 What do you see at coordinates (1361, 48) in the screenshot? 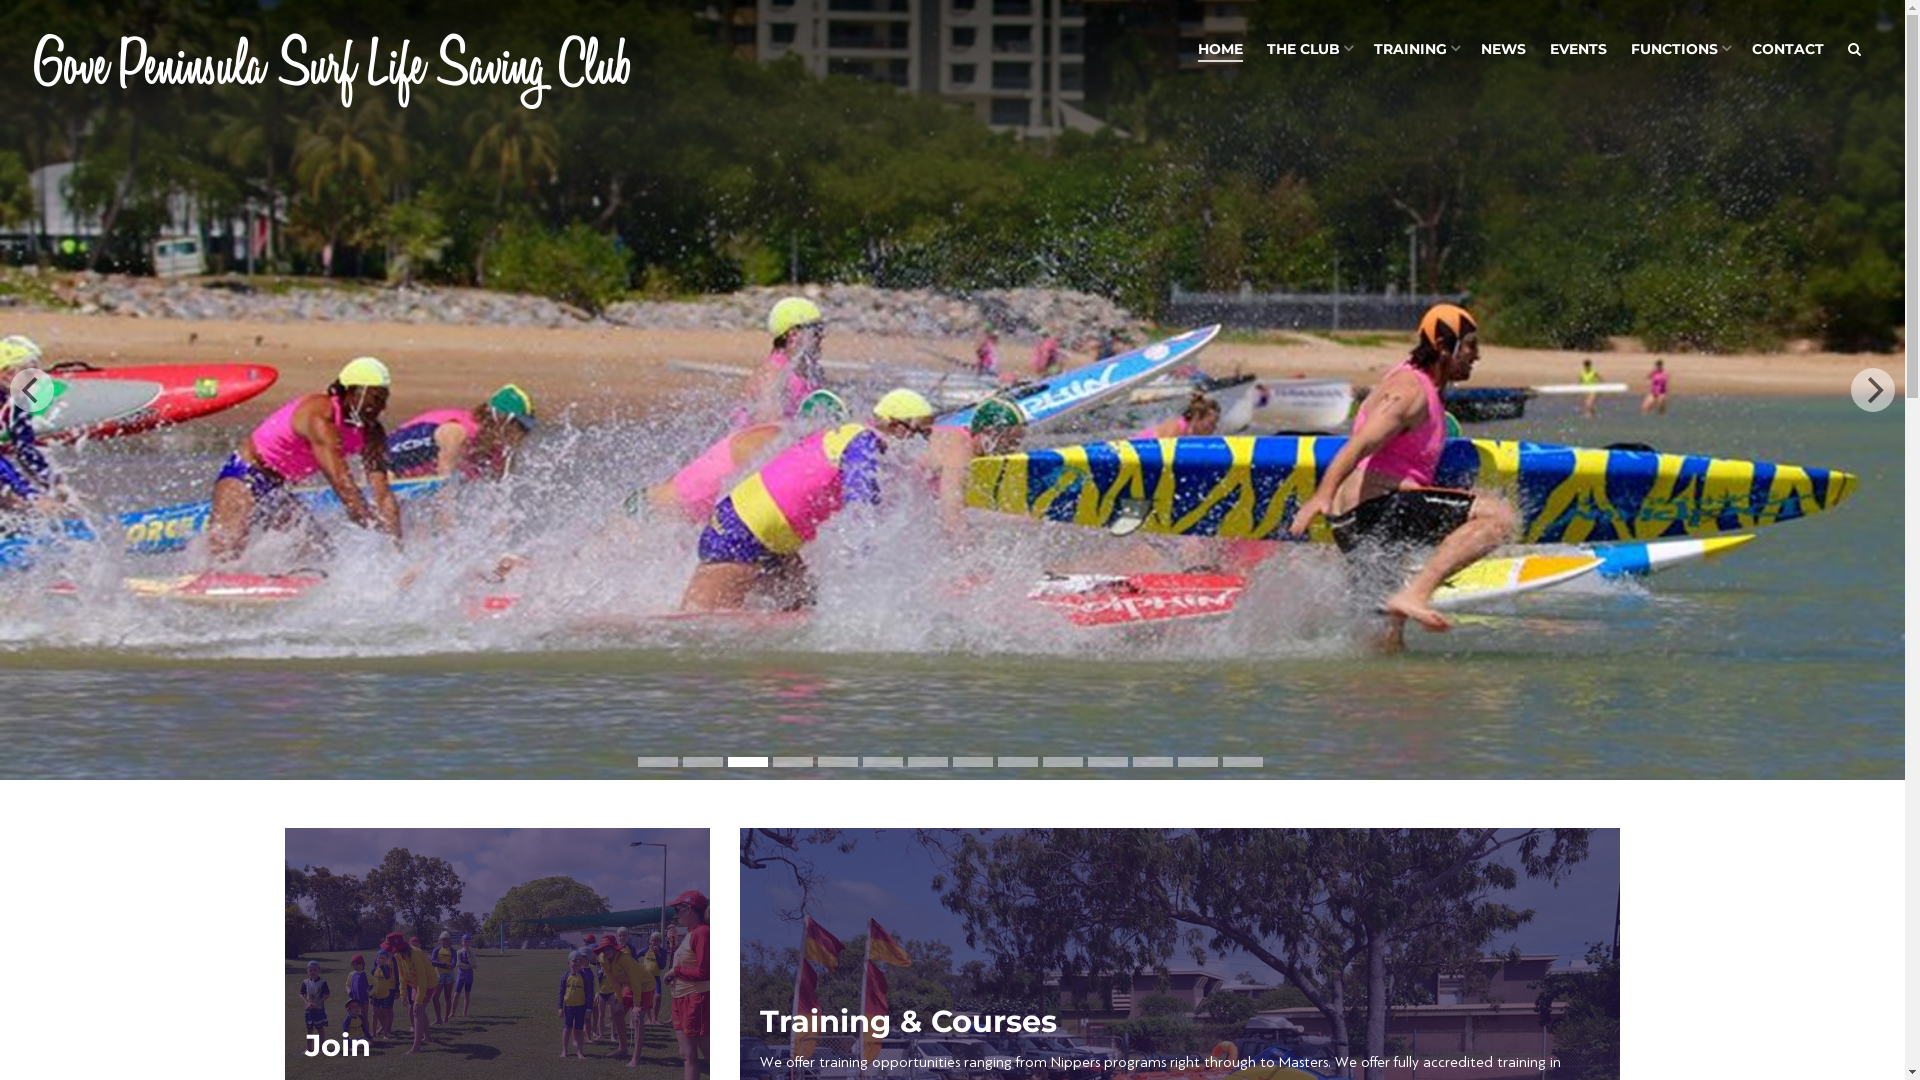
I see `'TRAINING'` at bounding box center [1361, 48].